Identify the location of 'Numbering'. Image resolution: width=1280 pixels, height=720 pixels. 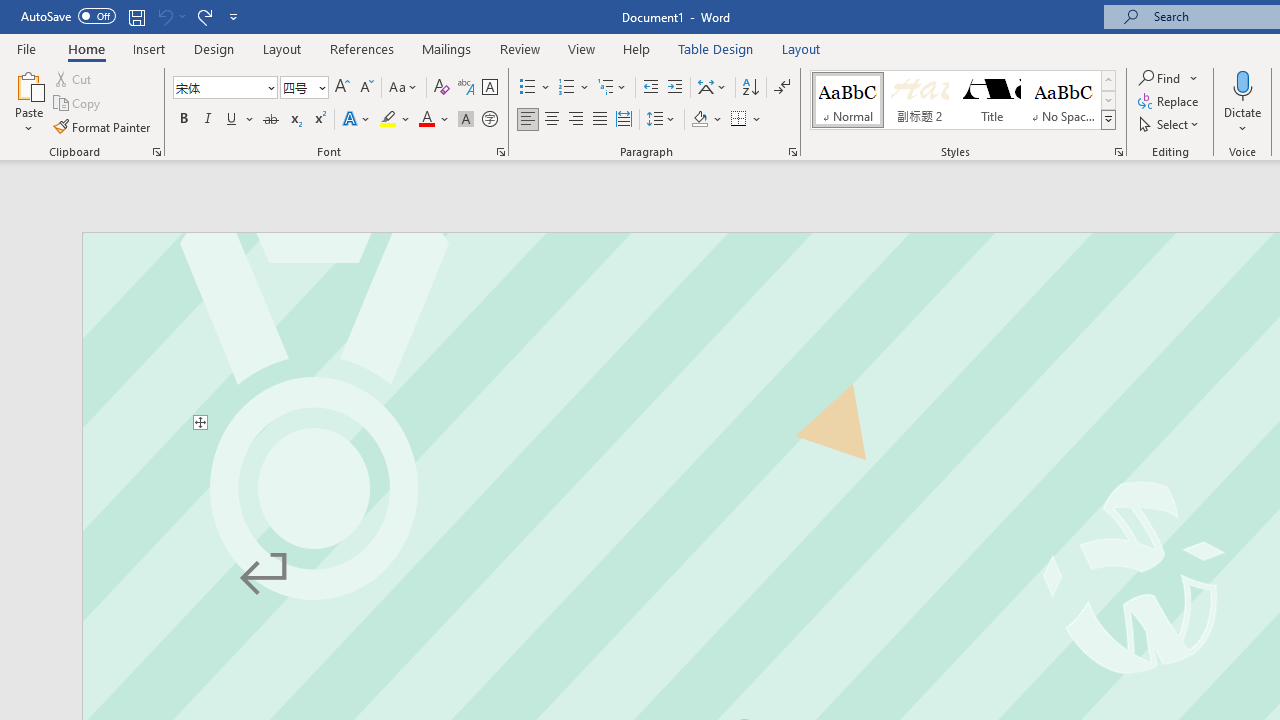
(566, 86).